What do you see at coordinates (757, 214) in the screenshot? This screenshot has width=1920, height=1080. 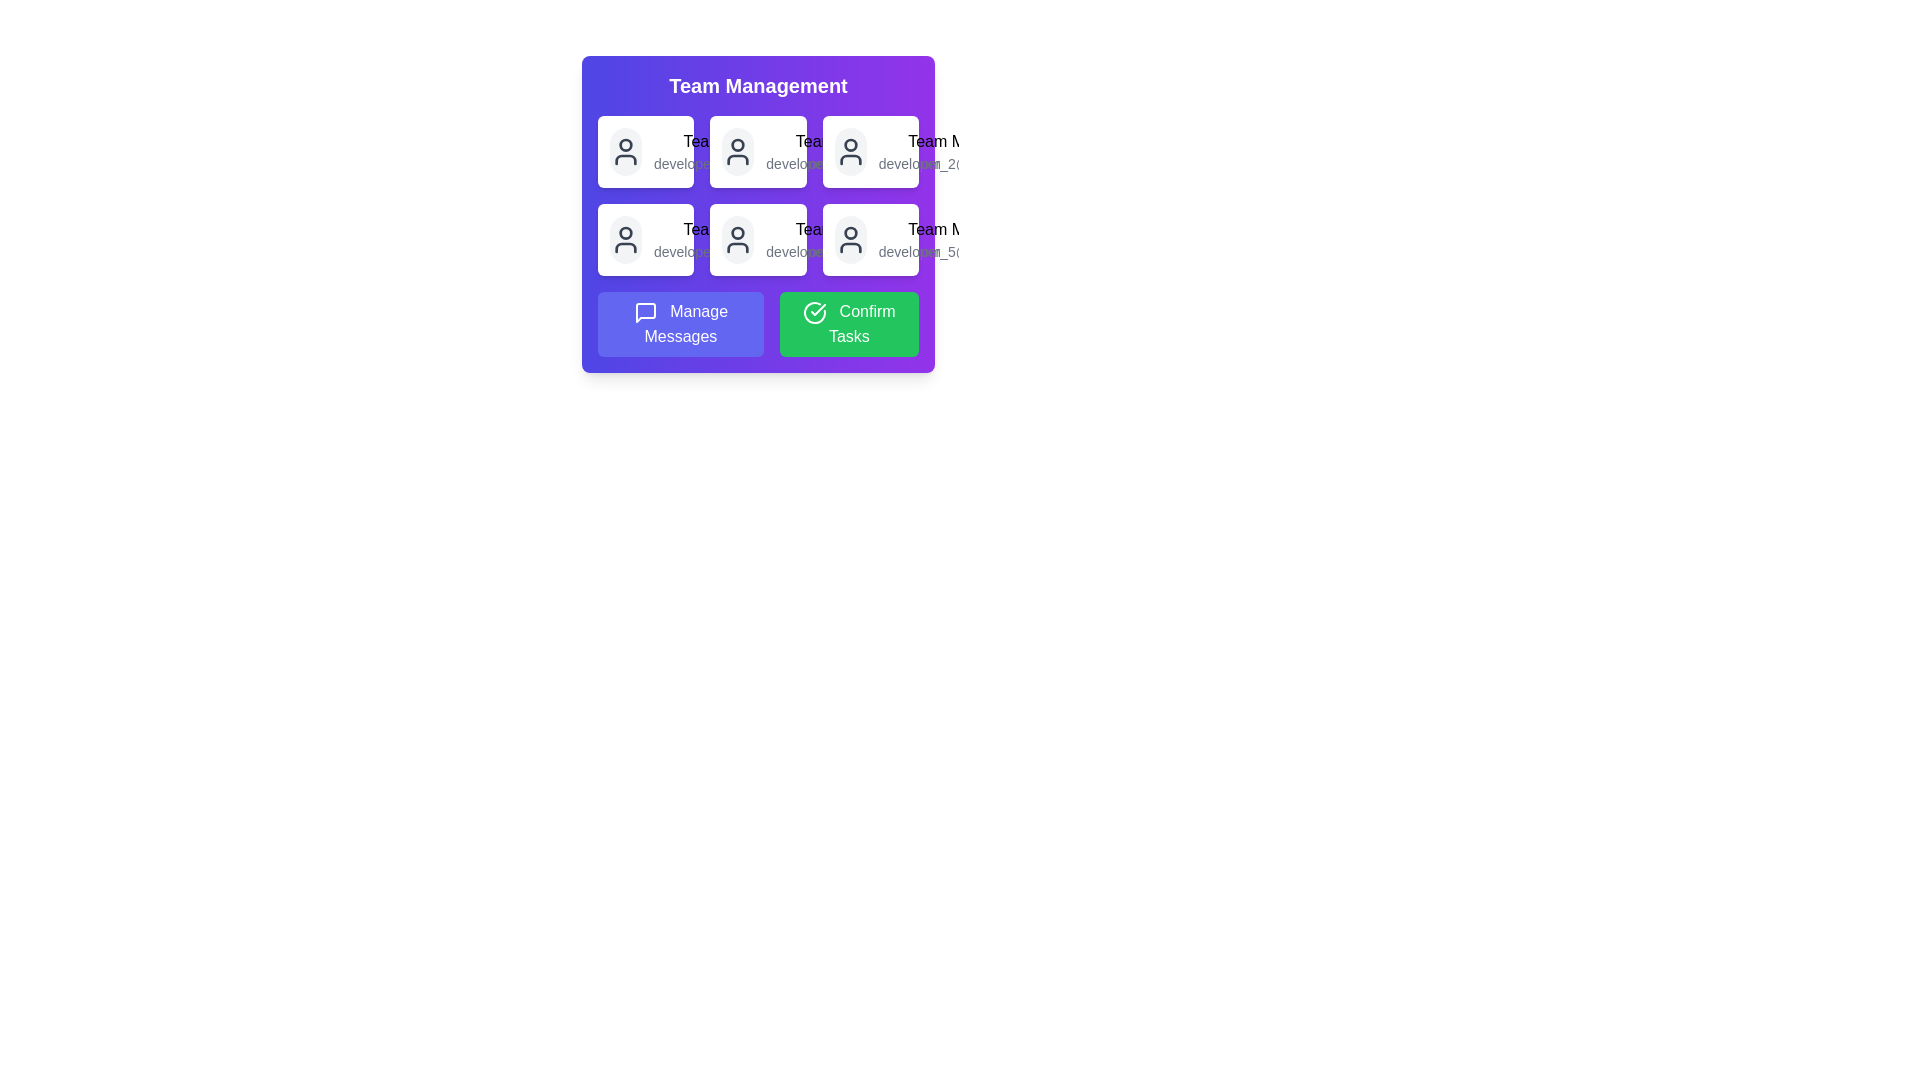 I see `on the card representing 'Team Member 4' within the grid layout` at bounding box center [757, 214].